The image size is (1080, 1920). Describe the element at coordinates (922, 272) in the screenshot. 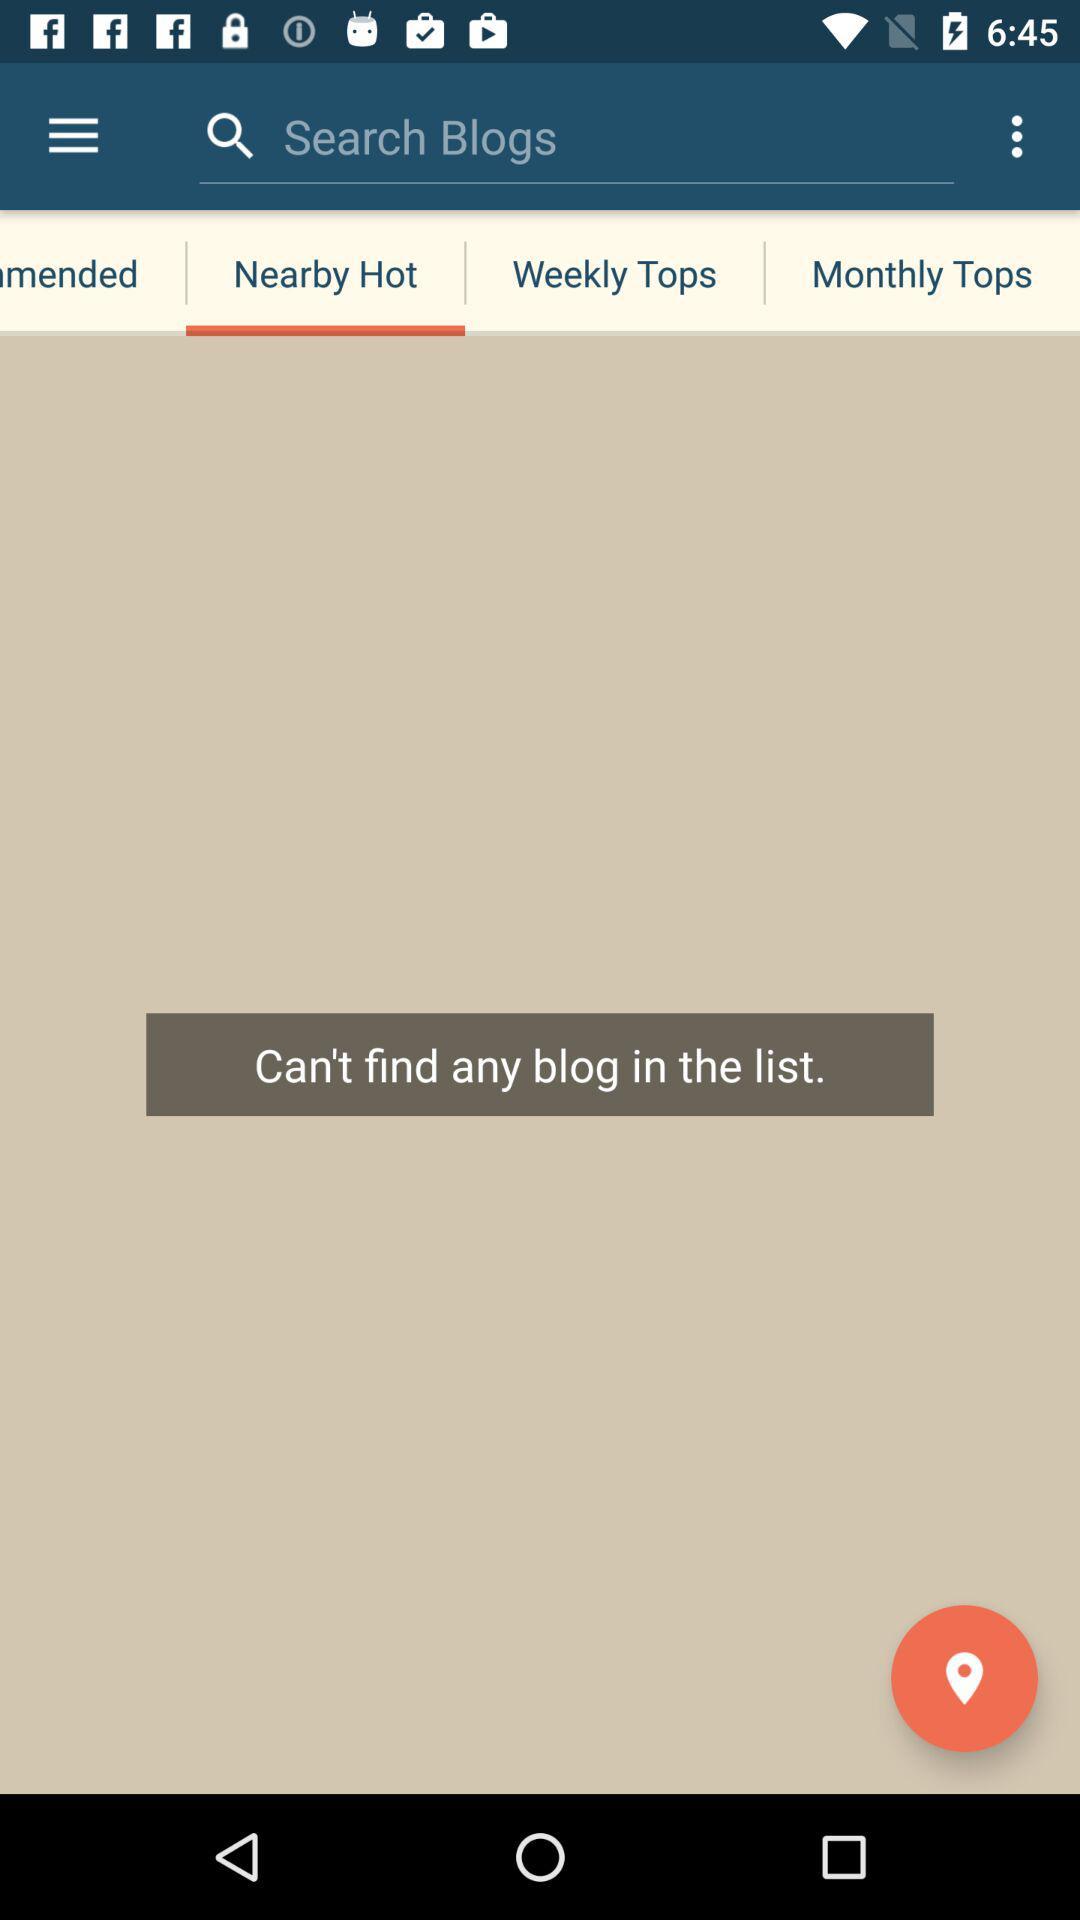

I see `the monthly tops` at that location.